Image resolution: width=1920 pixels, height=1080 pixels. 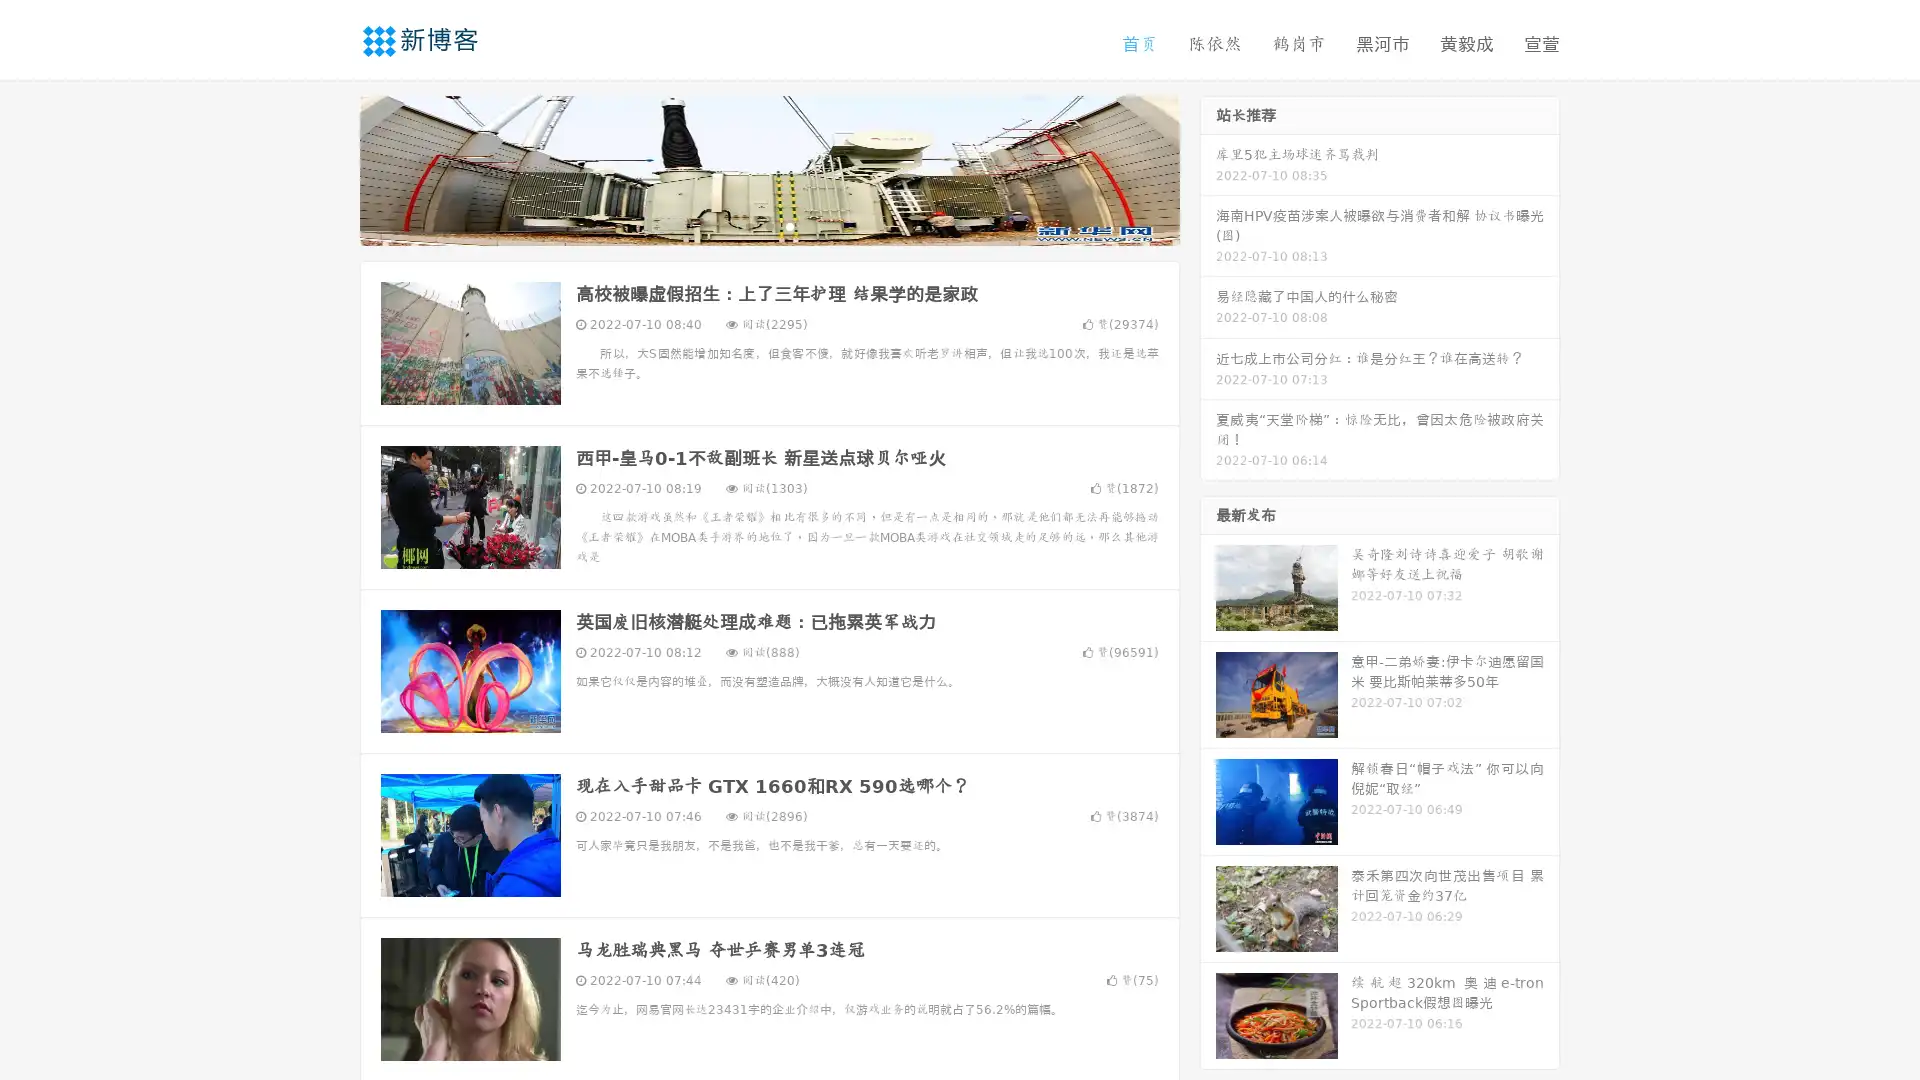 I want to click on Previous slide, so click(x=330, y=168).